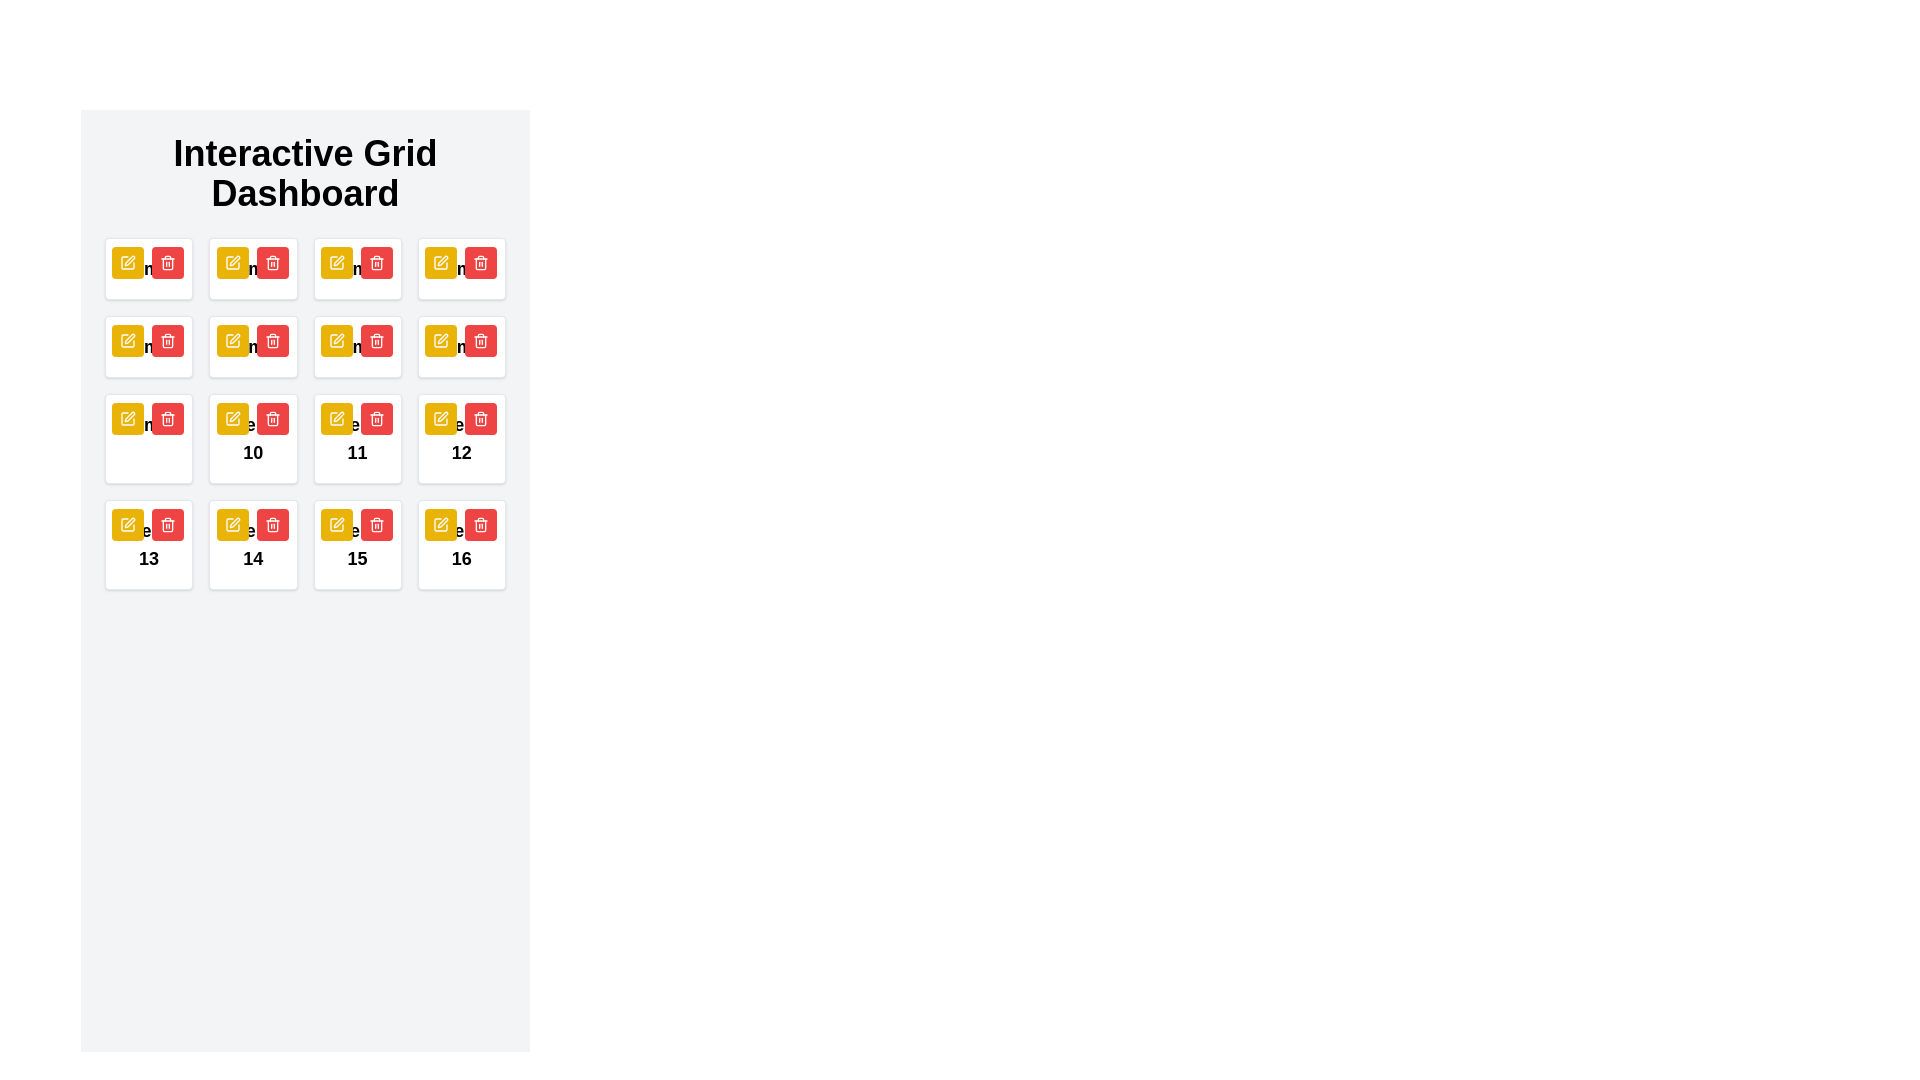 The width and height of the screenshot is (1920, 1080). I want to click on the icon-based delete button located in the second card of the grid under 'Interactive Grid Dashboard', so click(376, 261).